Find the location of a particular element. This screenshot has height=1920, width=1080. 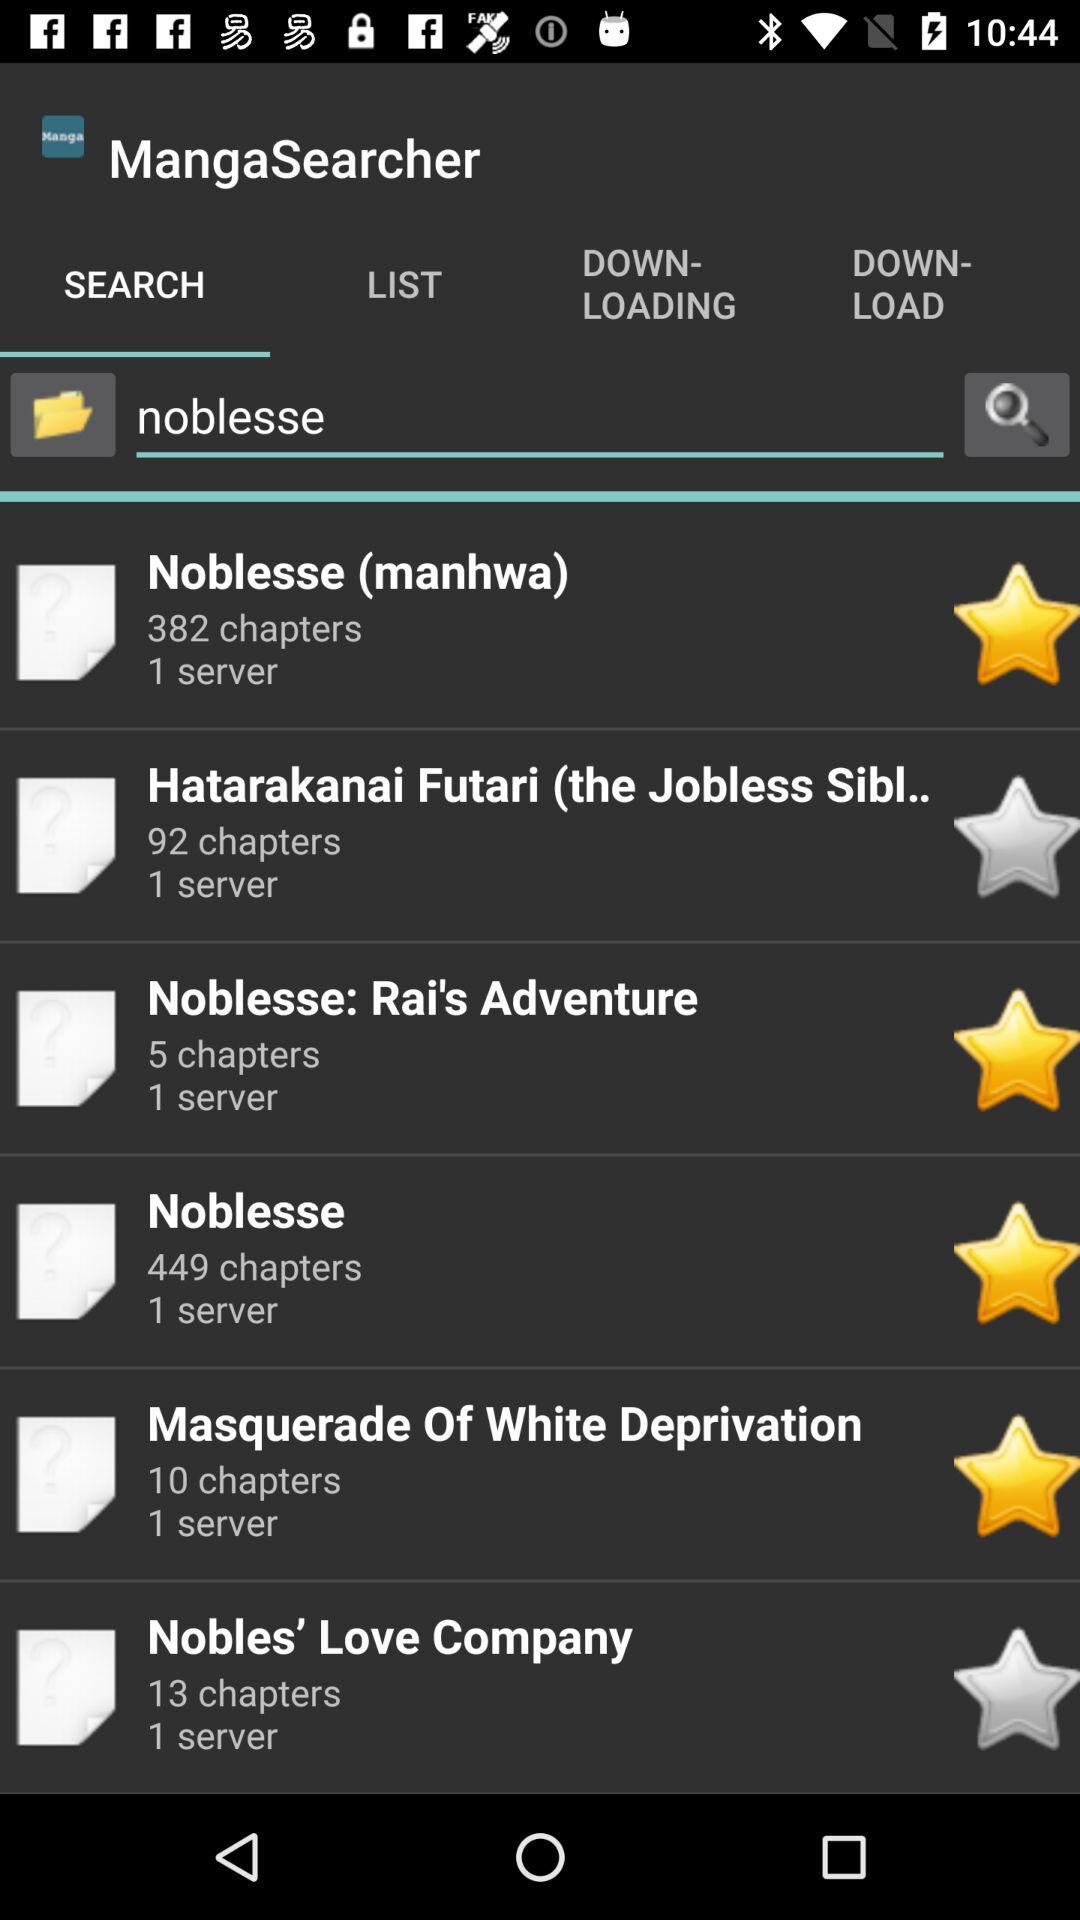

folder button is located at coordinates (61, 413).